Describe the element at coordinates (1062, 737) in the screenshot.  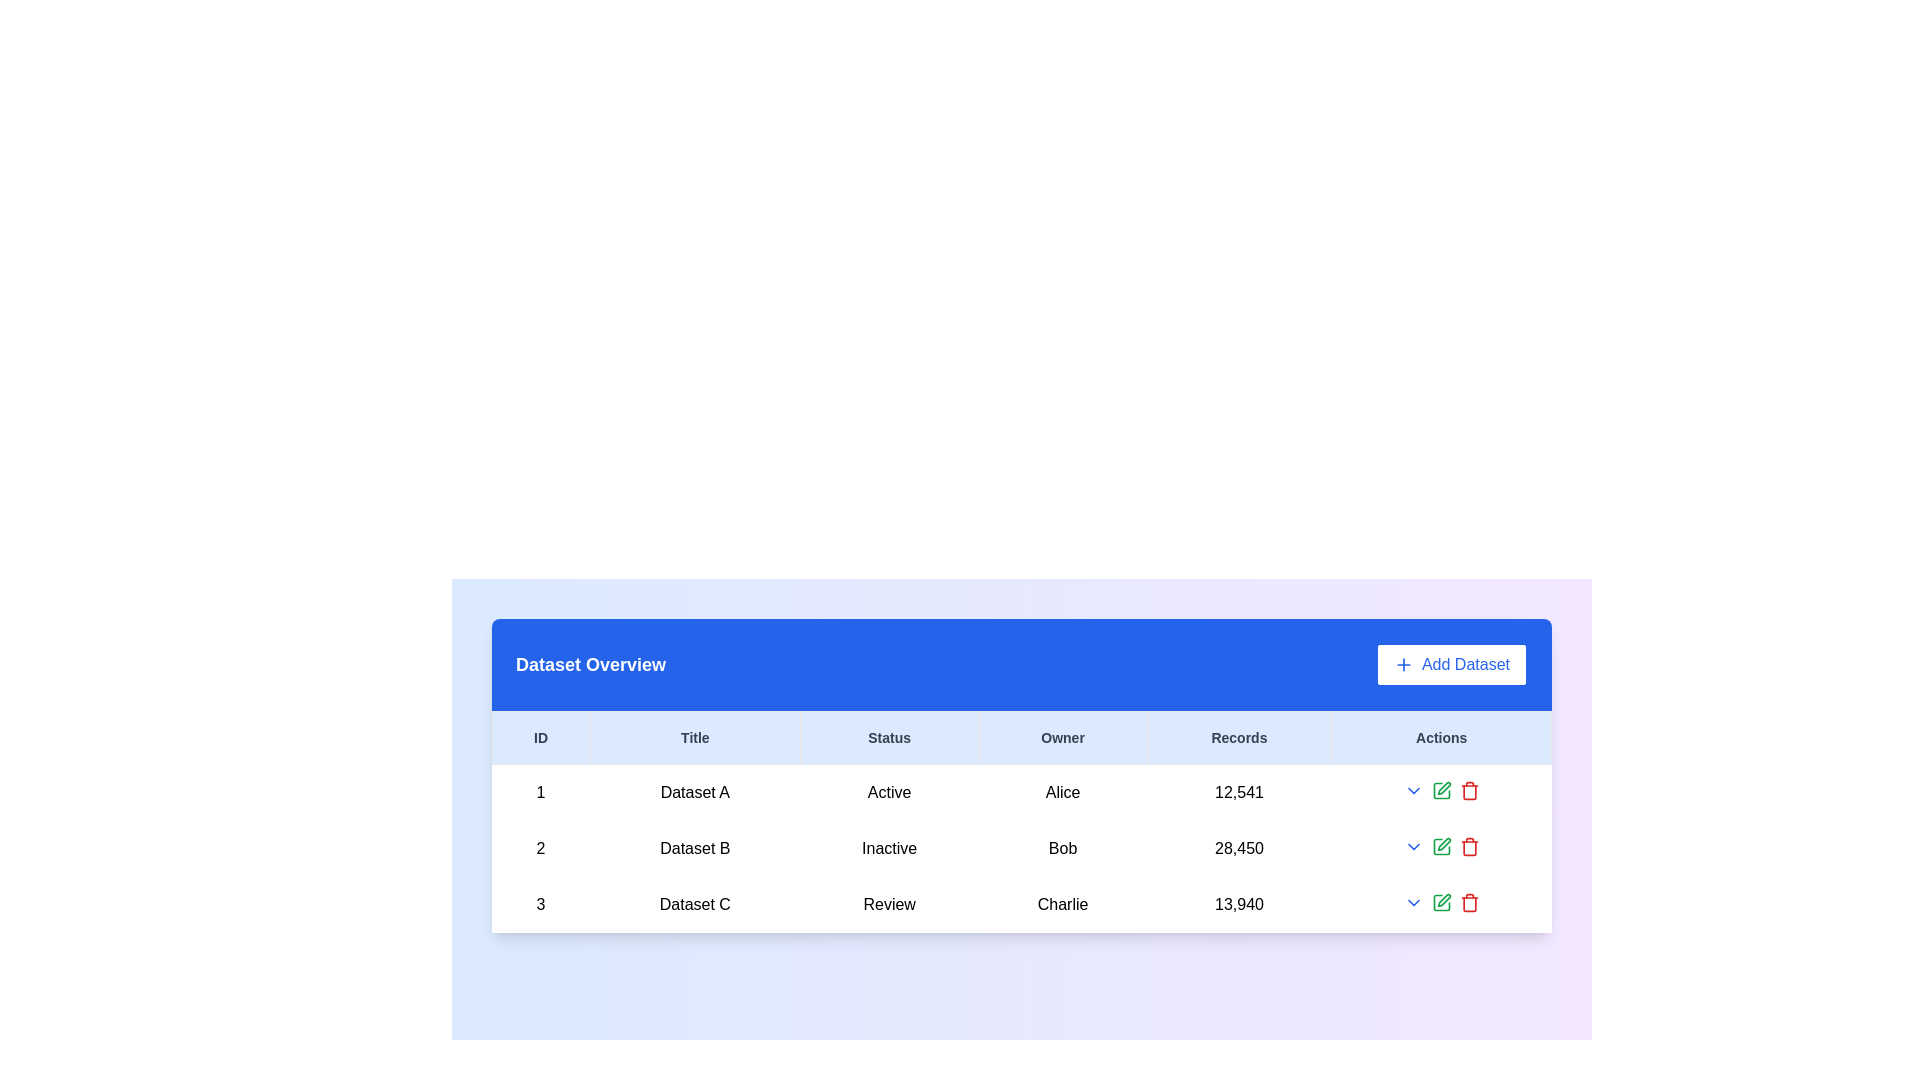
I see `the 'Owner' header label in the dataset table, which is the fourth item in the header row, located between 'Status' and 'Records'` at that location.